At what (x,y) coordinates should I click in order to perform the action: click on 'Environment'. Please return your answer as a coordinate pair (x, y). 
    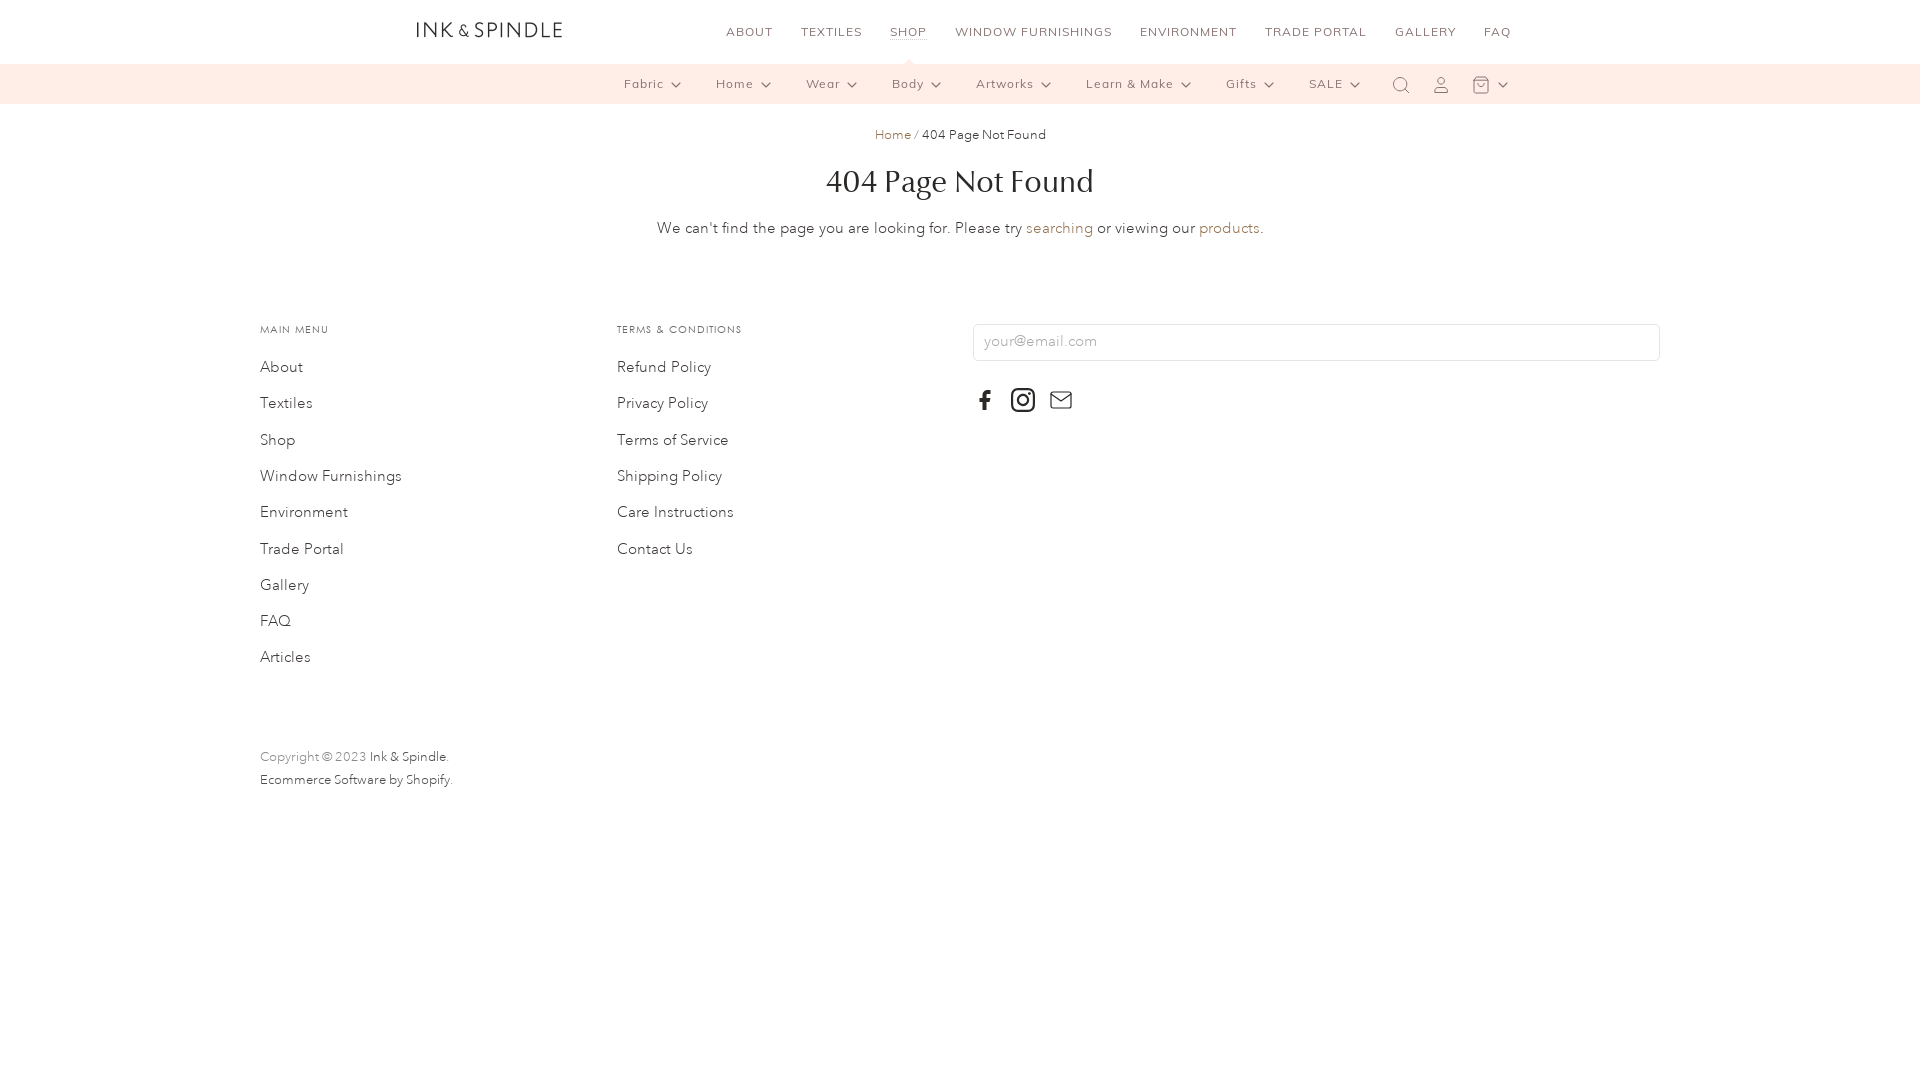
    Looking at the image, I should click on (258, 511).